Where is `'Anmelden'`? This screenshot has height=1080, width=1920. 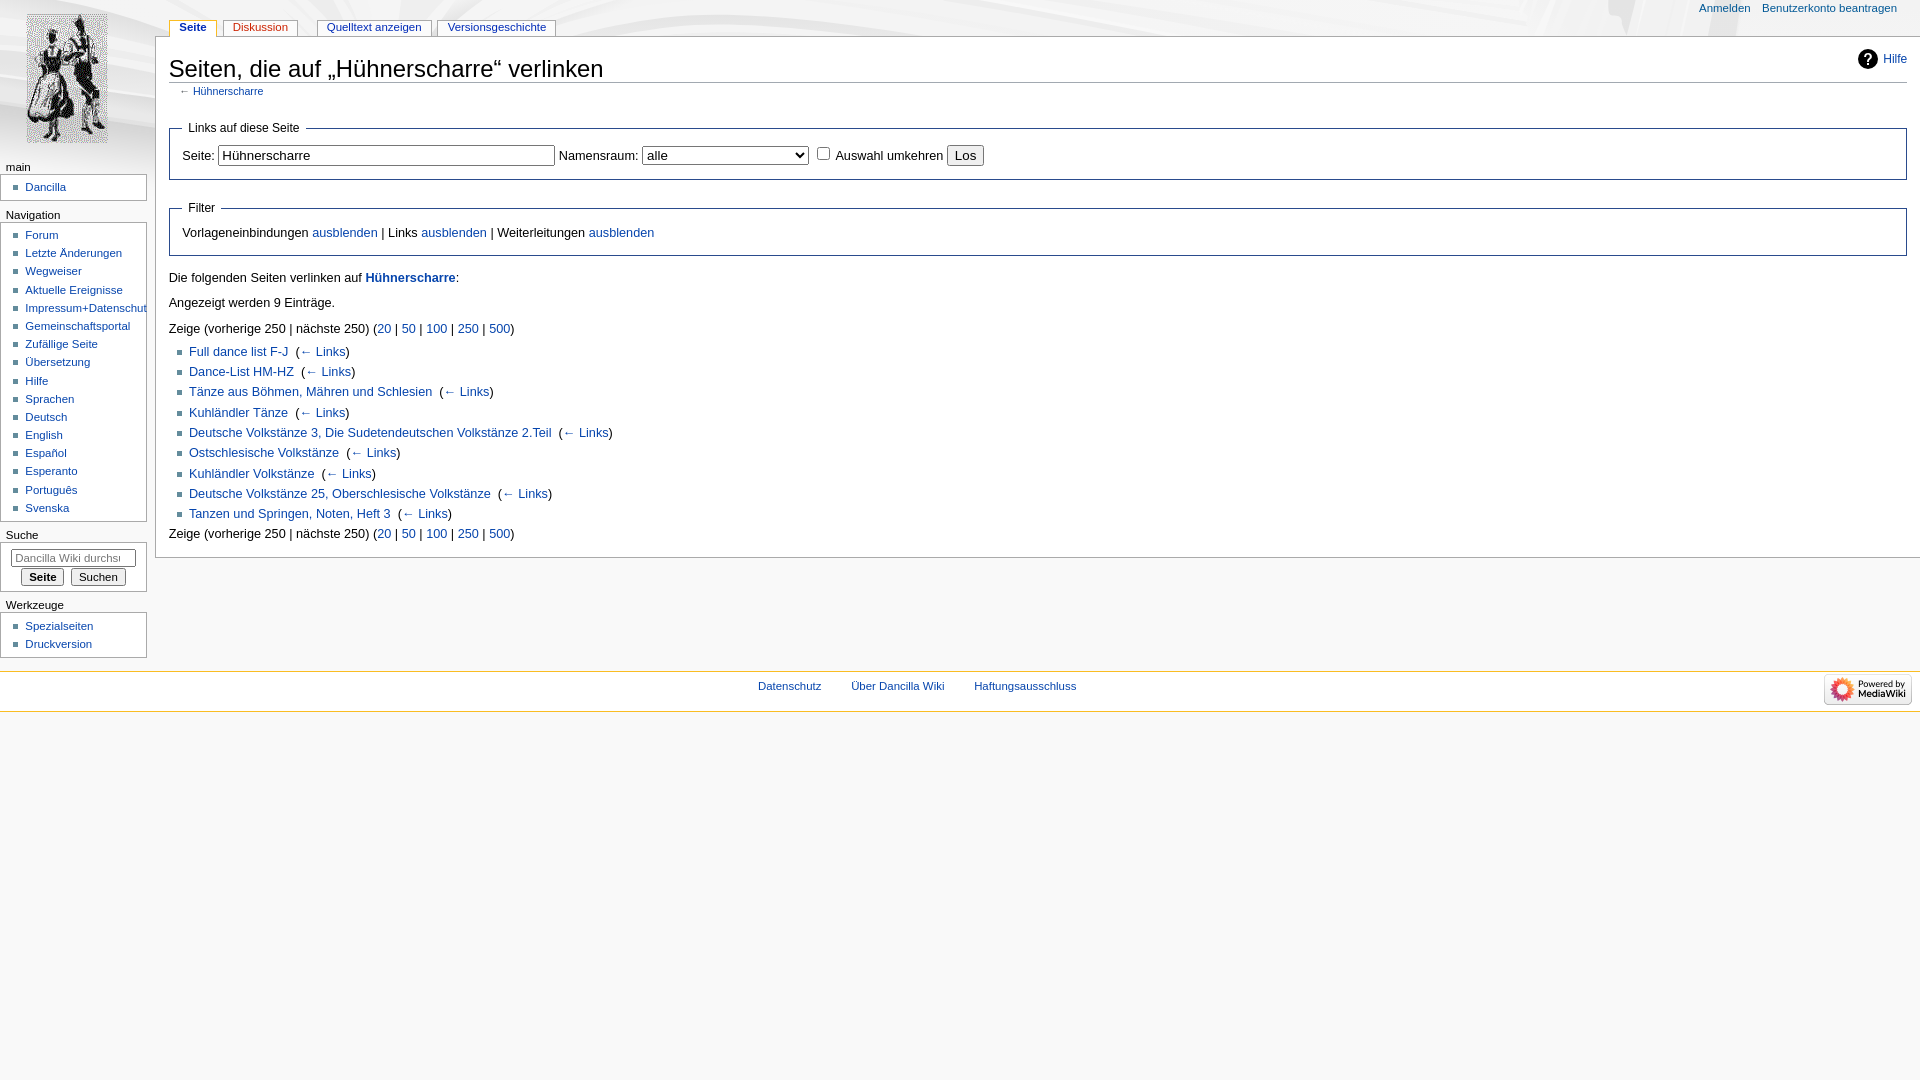 'Anmelden' is located at coordinates (1723, 8).